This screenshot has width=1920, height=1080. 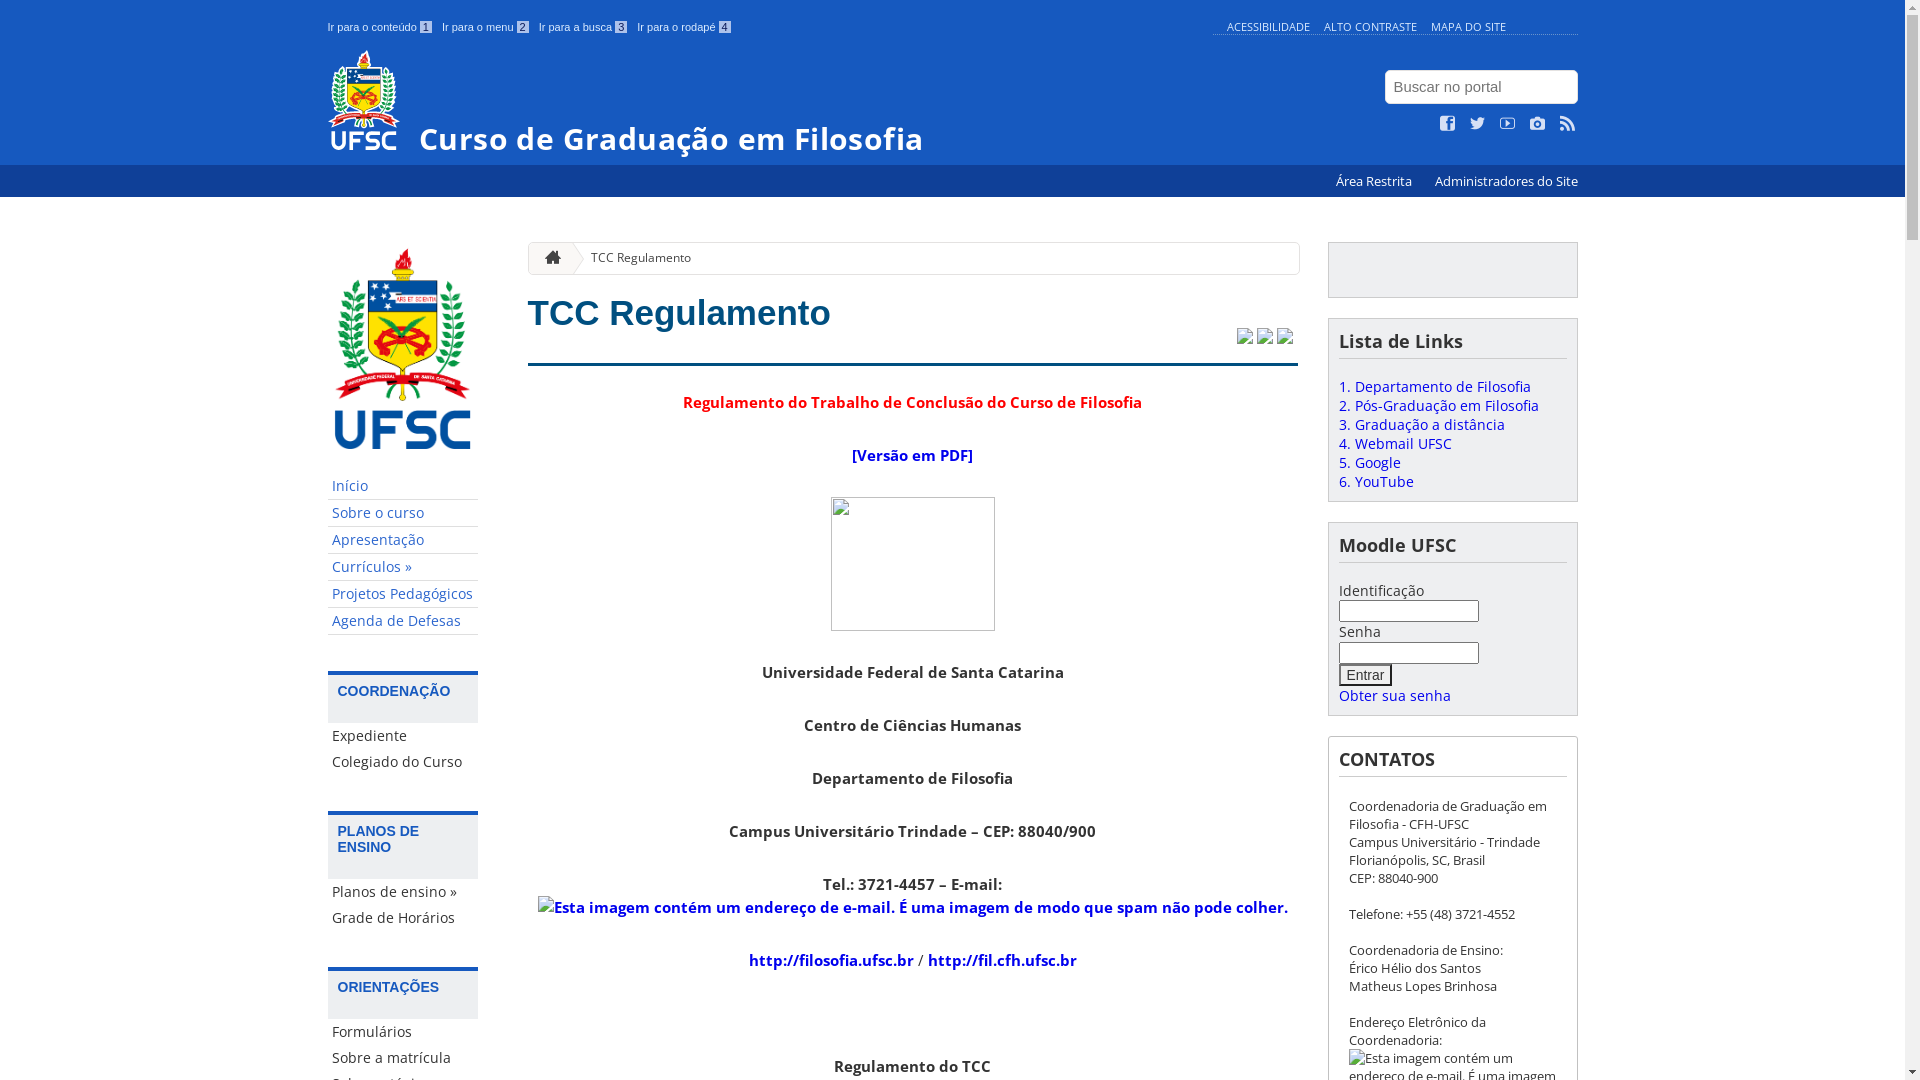 What do you see at coordinates (1536, 123) in the screenshot?
I see `'Veja no Instagram'` at bounding box center [1536, 123].